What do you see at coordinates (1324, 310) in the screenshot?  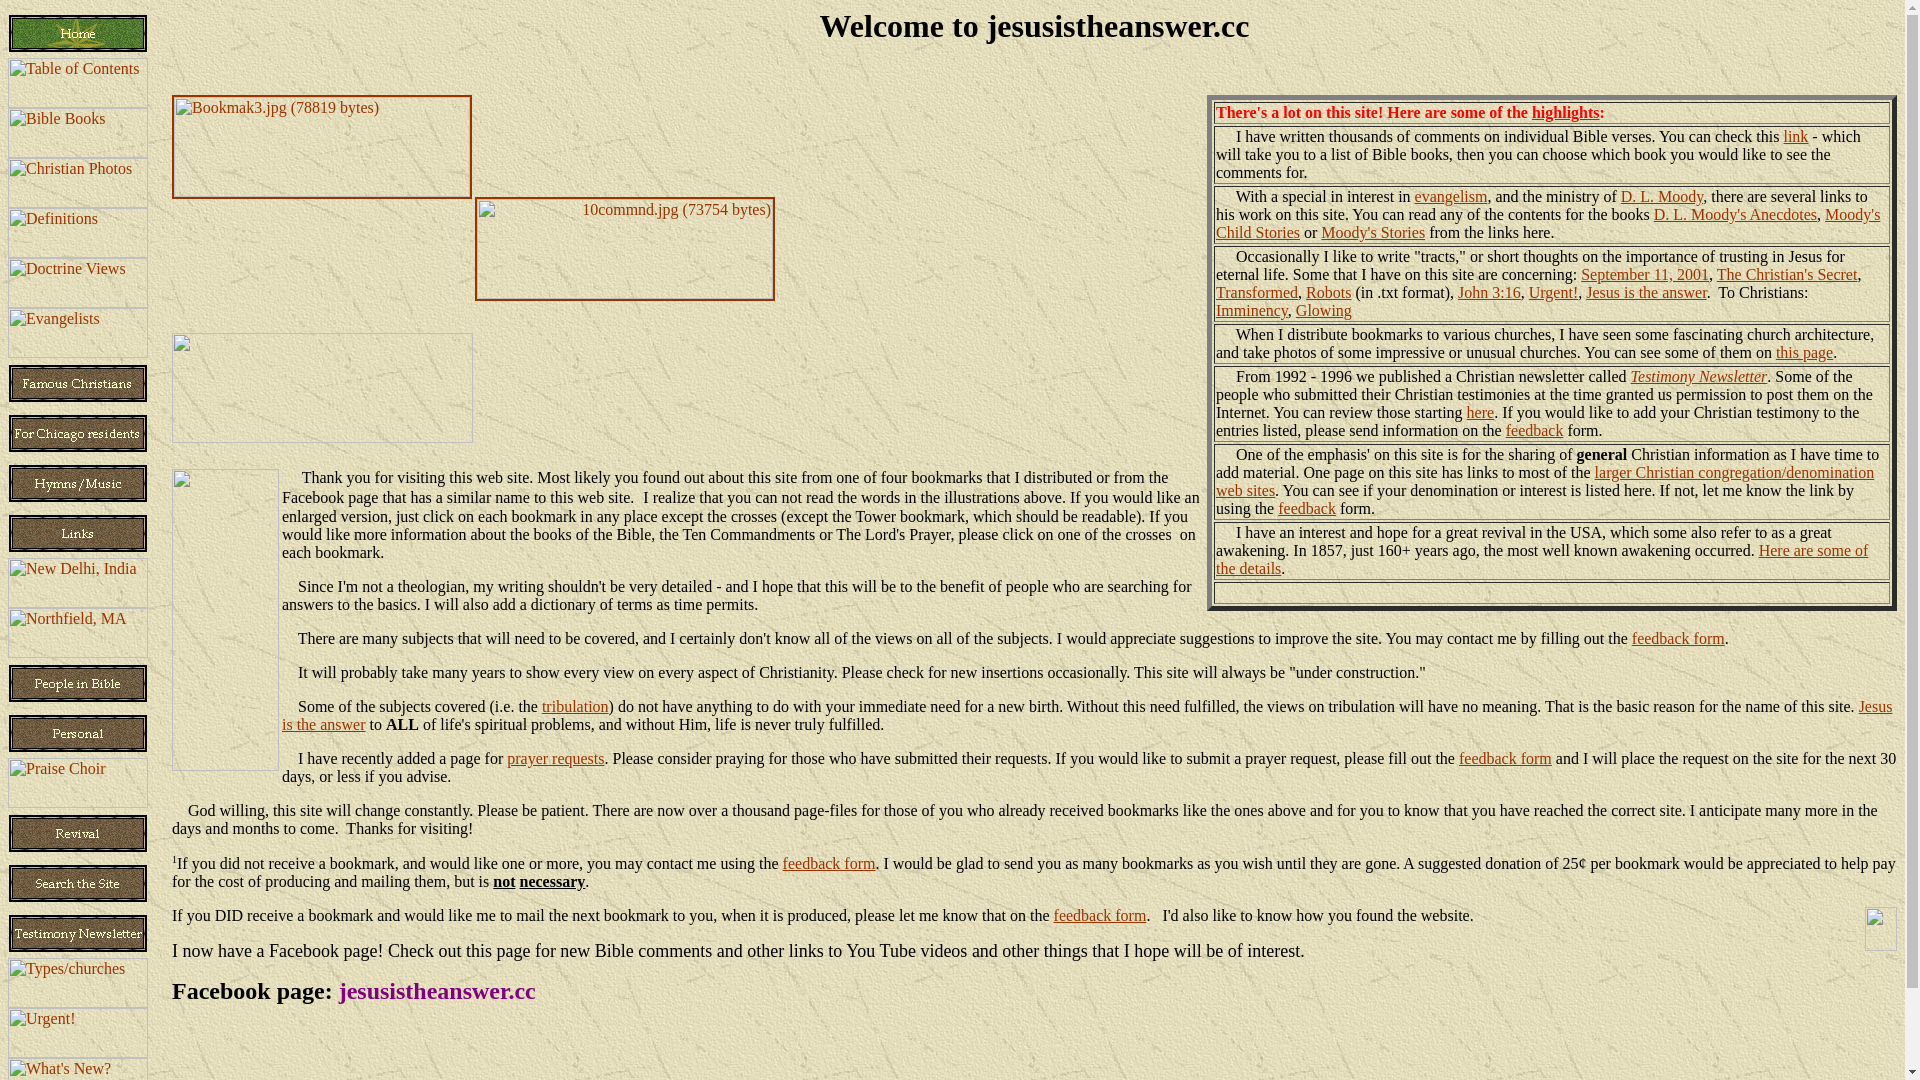 I see `'Glowing'` at bounding box center [1324, 310].